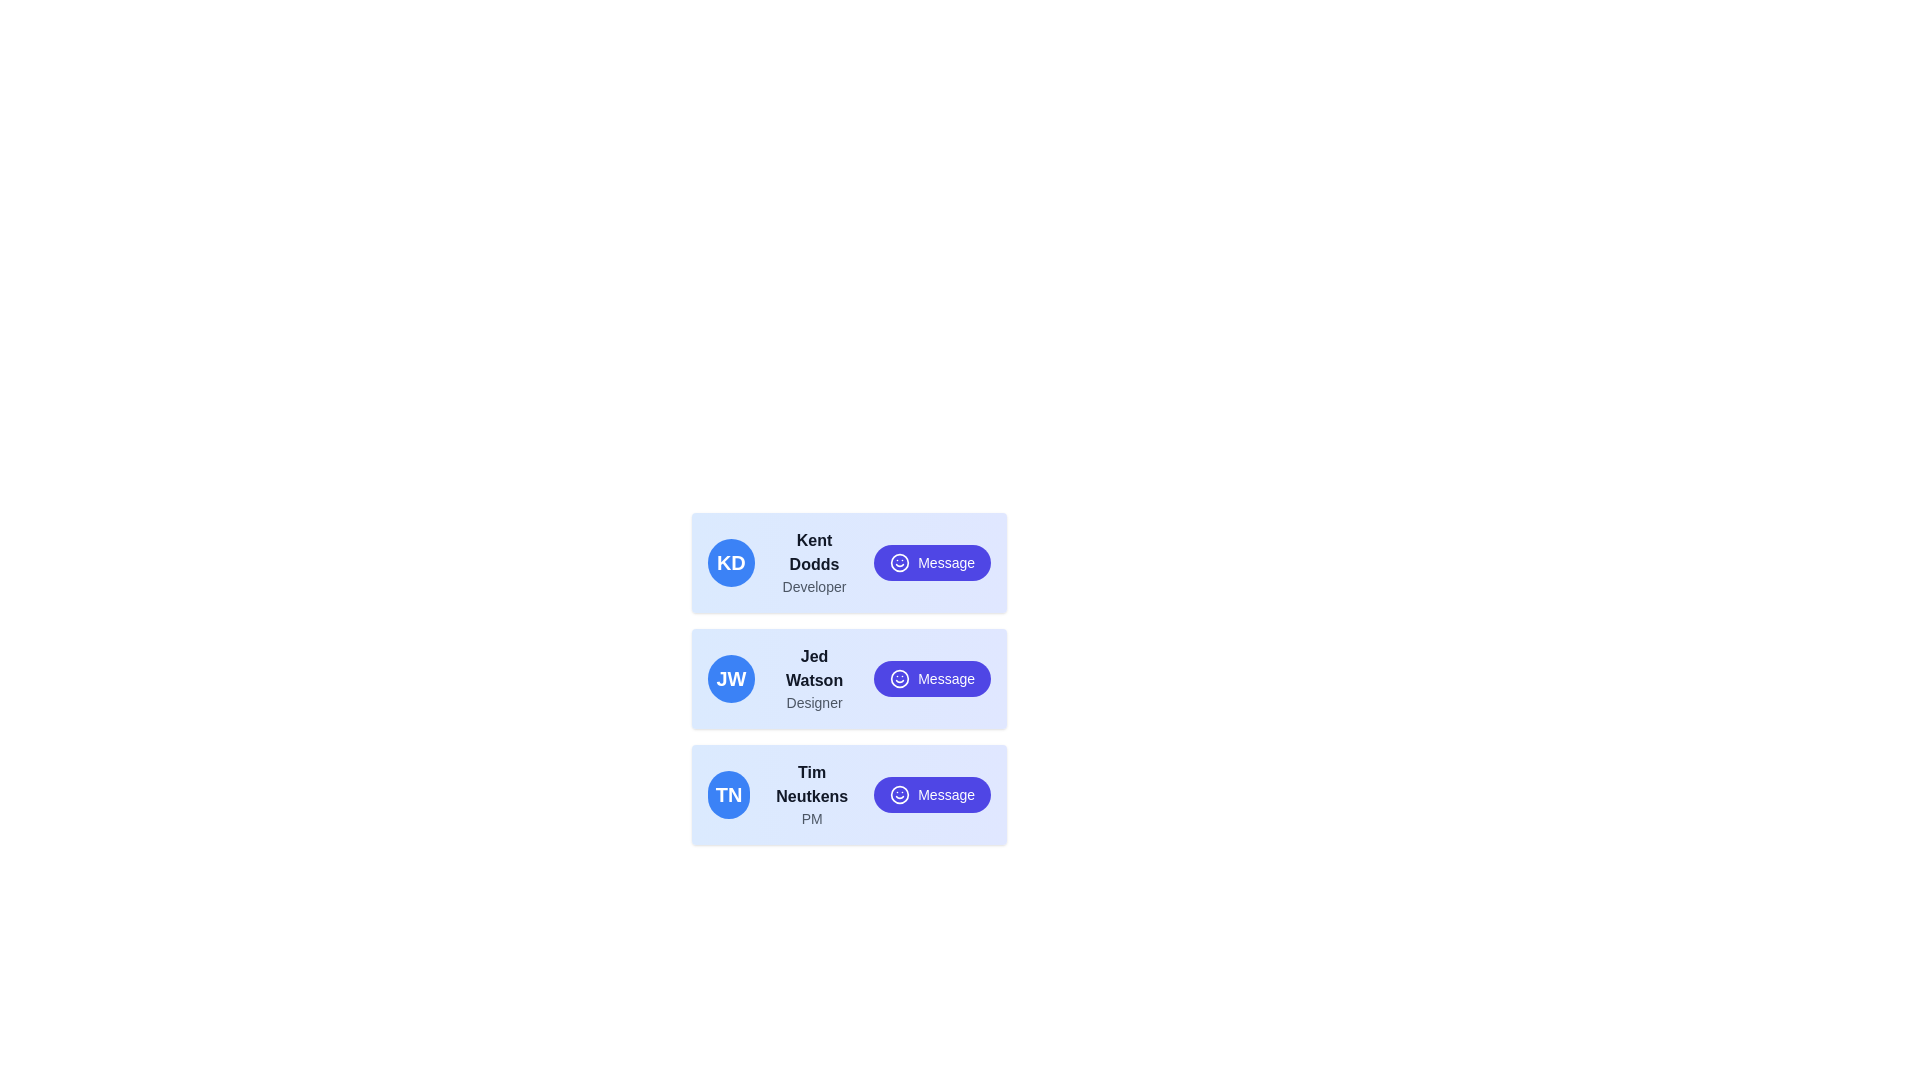  Describe the element at coordinates (730, 563) in the screenshot. I see `initials 'KD' from the Profile badge or avatar, which is a circular badge with a blue background located to the left of the text 'Kent Dodds' and 'Developer'` at that location.